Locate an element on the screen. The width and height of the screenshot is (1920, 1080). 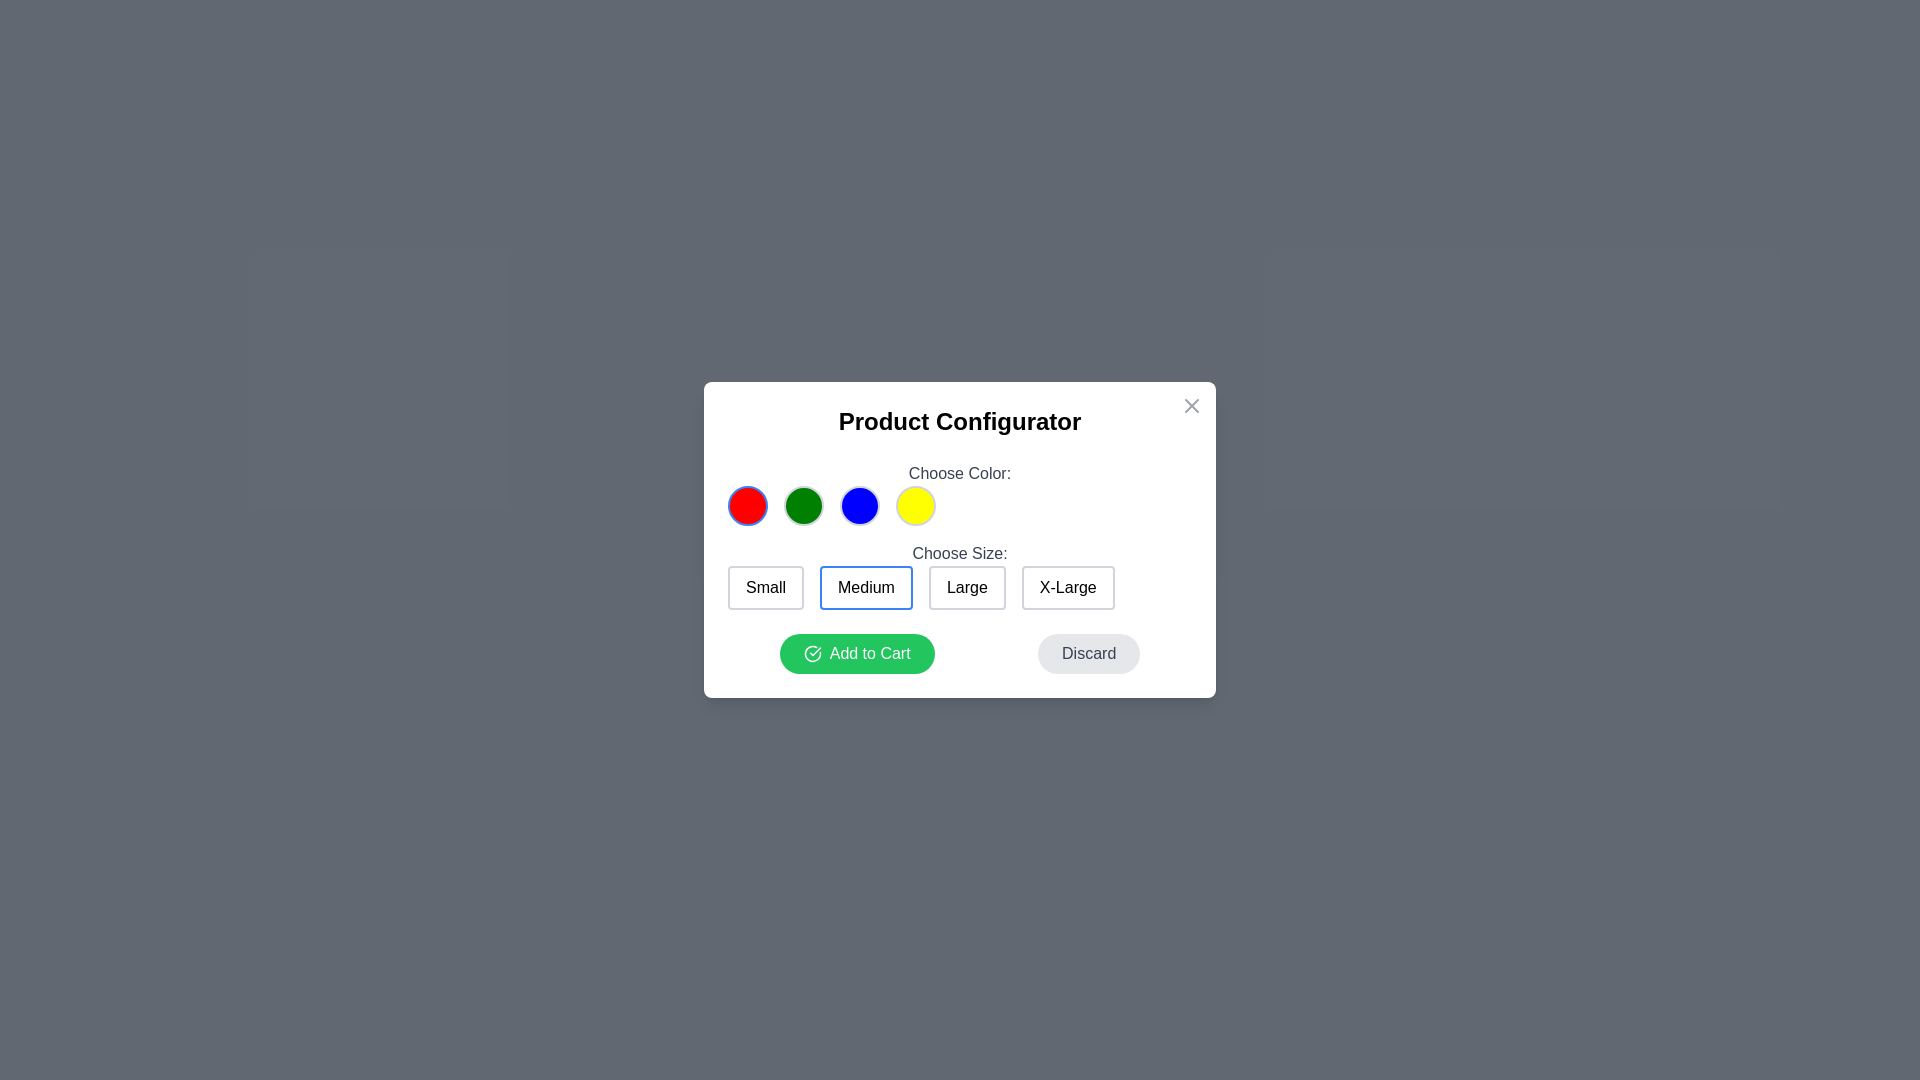
the 'Large' size selection button located beneath the 'Choose Color:' section in the modal dialog is located at coordinates (960, 575).